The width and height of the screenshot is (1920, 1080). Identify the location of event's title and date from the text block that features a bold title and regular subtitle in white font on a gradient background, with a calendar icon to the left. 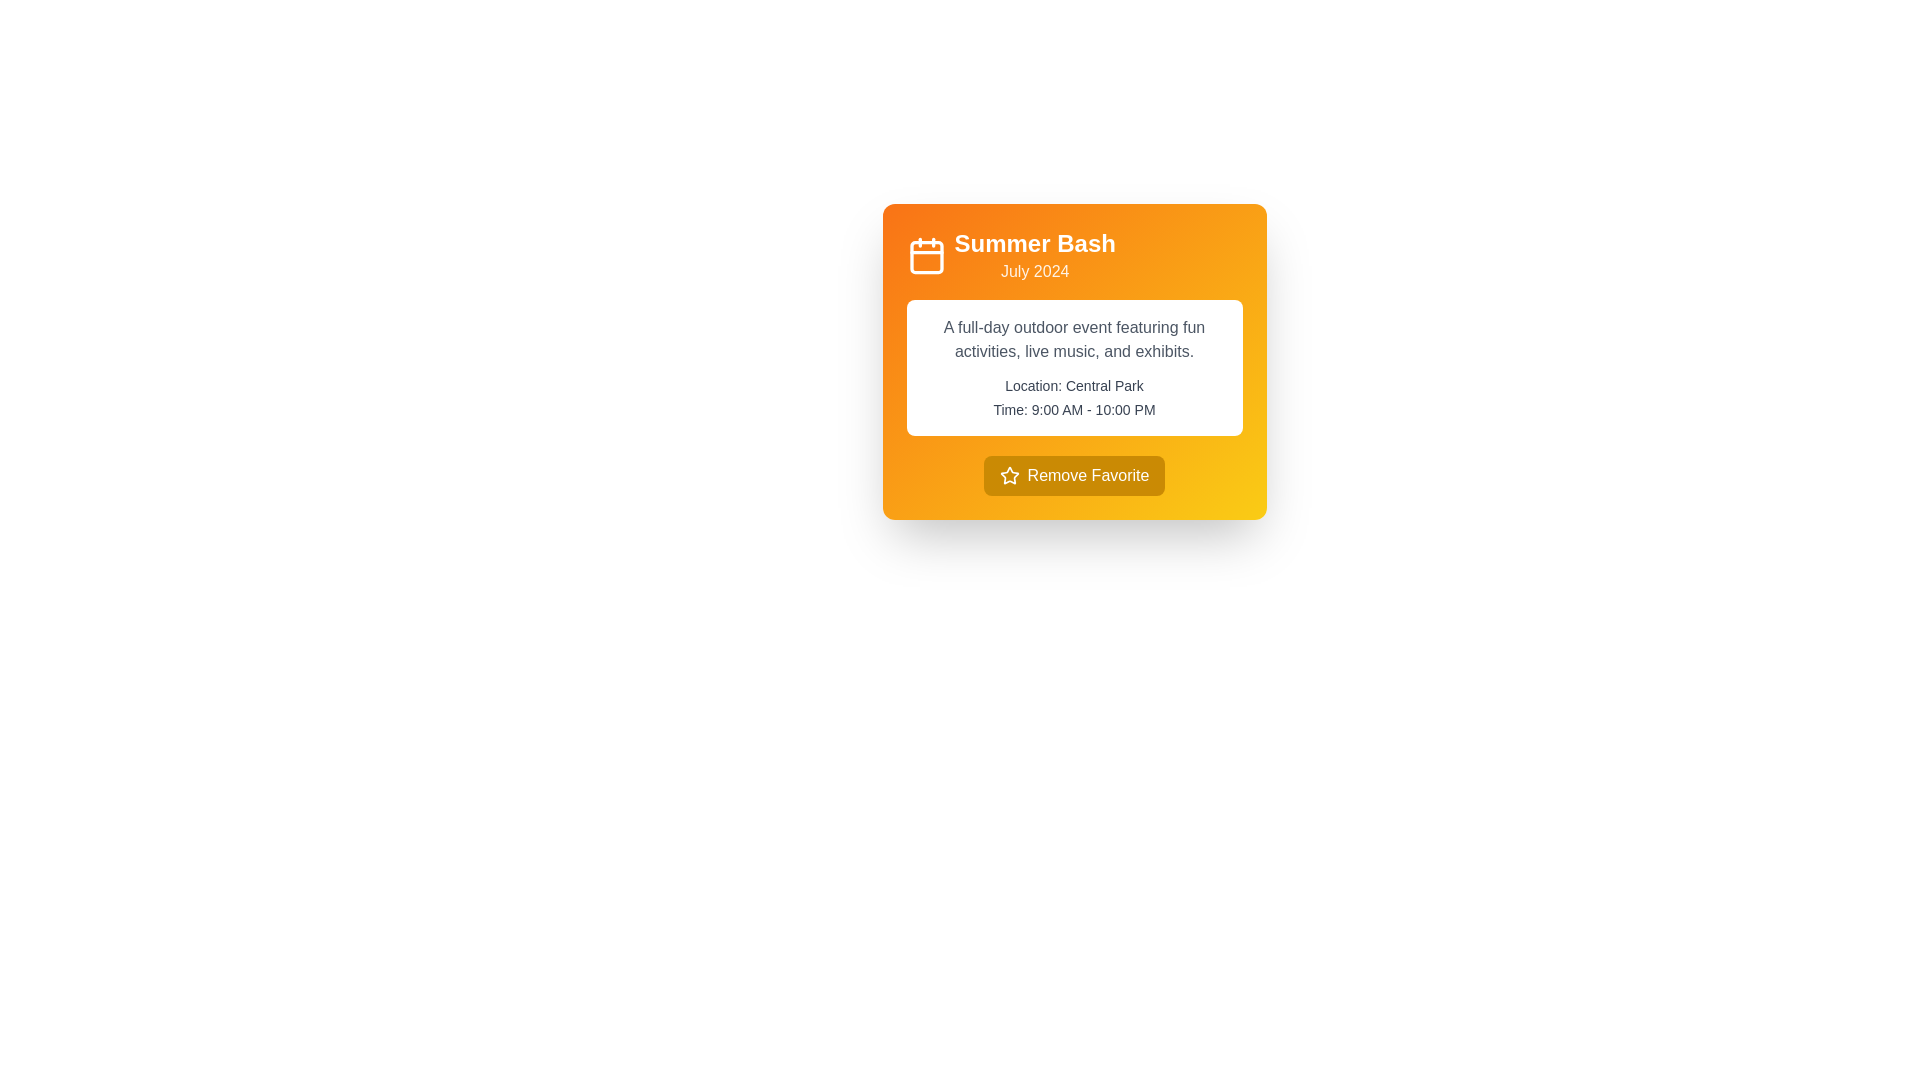
(1073, 254).